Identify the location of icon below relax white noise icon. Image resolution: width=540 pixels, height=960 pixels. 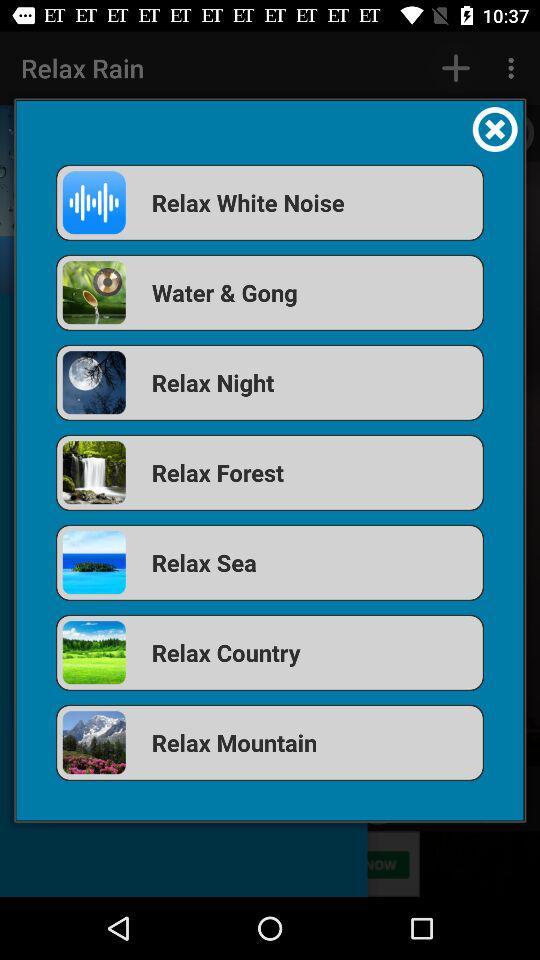
(270, 291).